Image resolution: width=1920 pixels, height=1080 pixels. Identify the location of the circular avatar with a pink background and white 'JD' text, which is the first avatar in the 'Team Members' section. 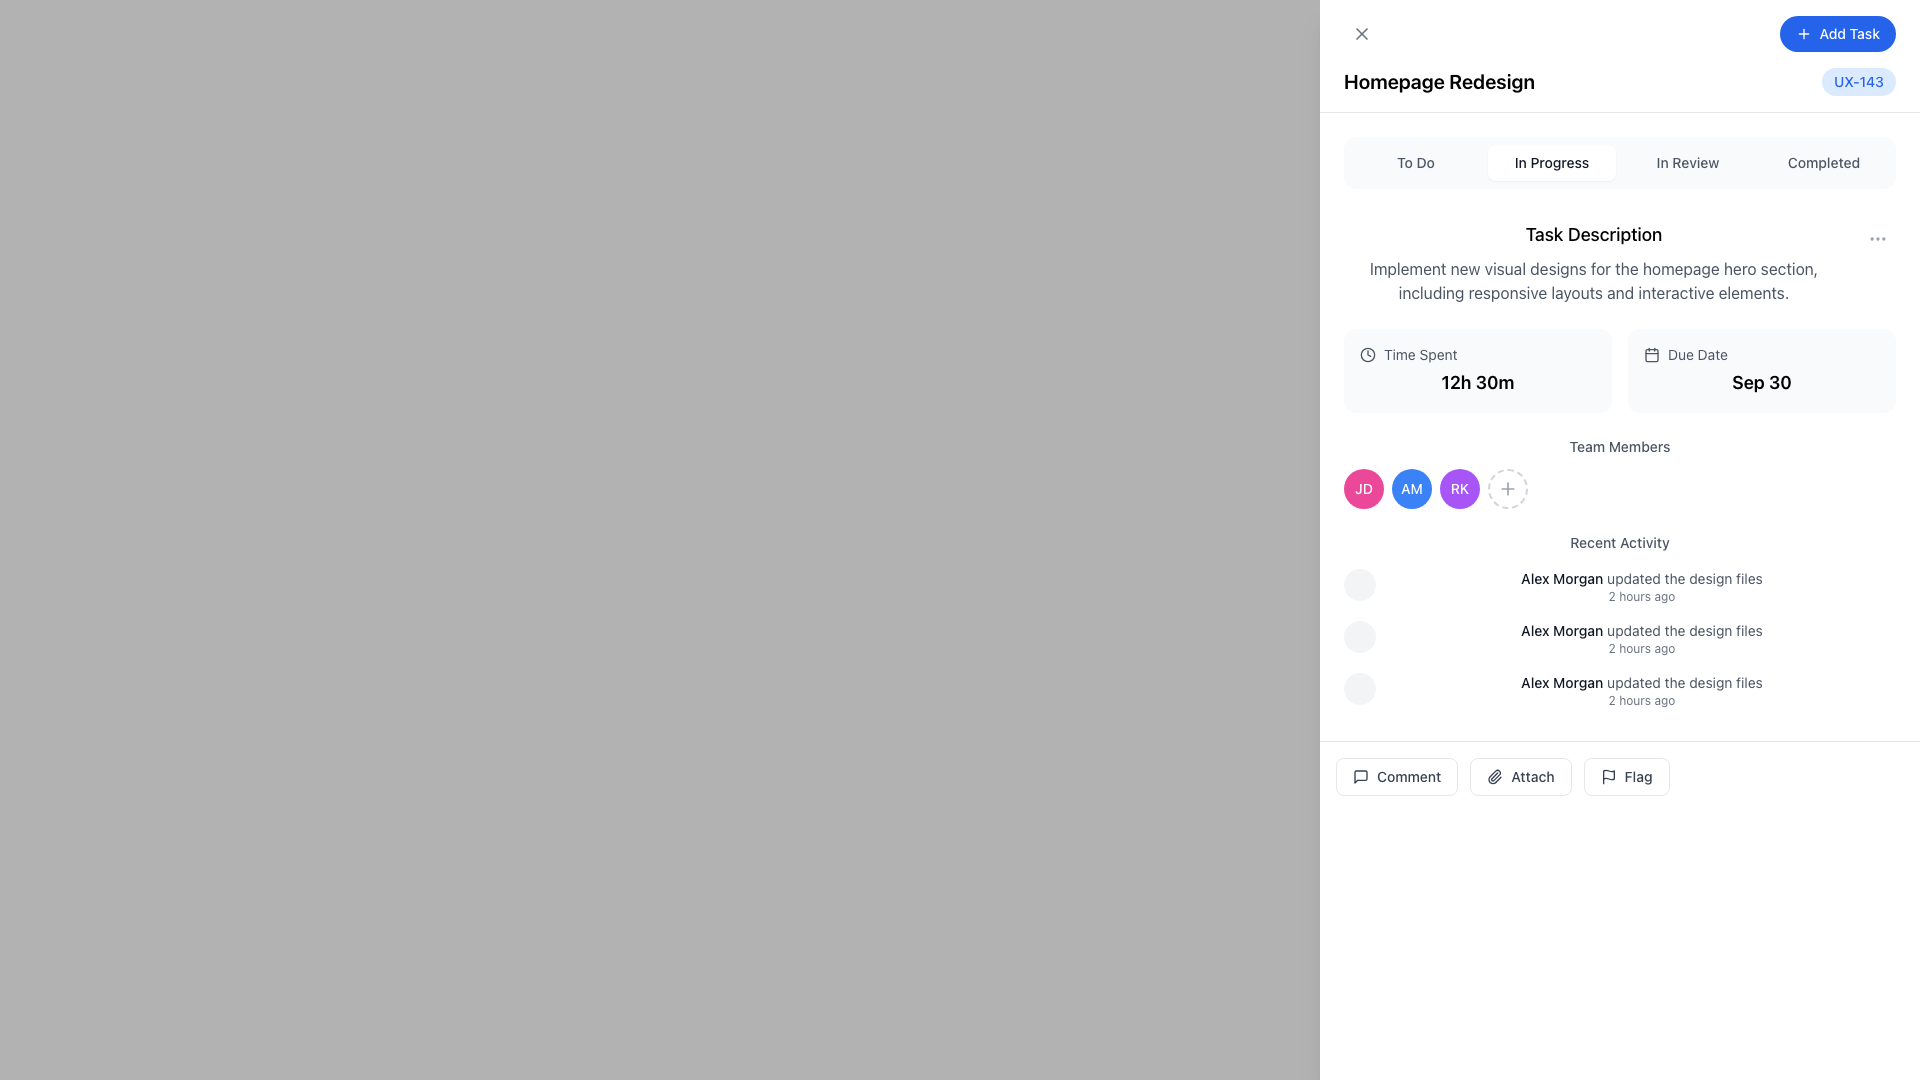
(1362, 489).